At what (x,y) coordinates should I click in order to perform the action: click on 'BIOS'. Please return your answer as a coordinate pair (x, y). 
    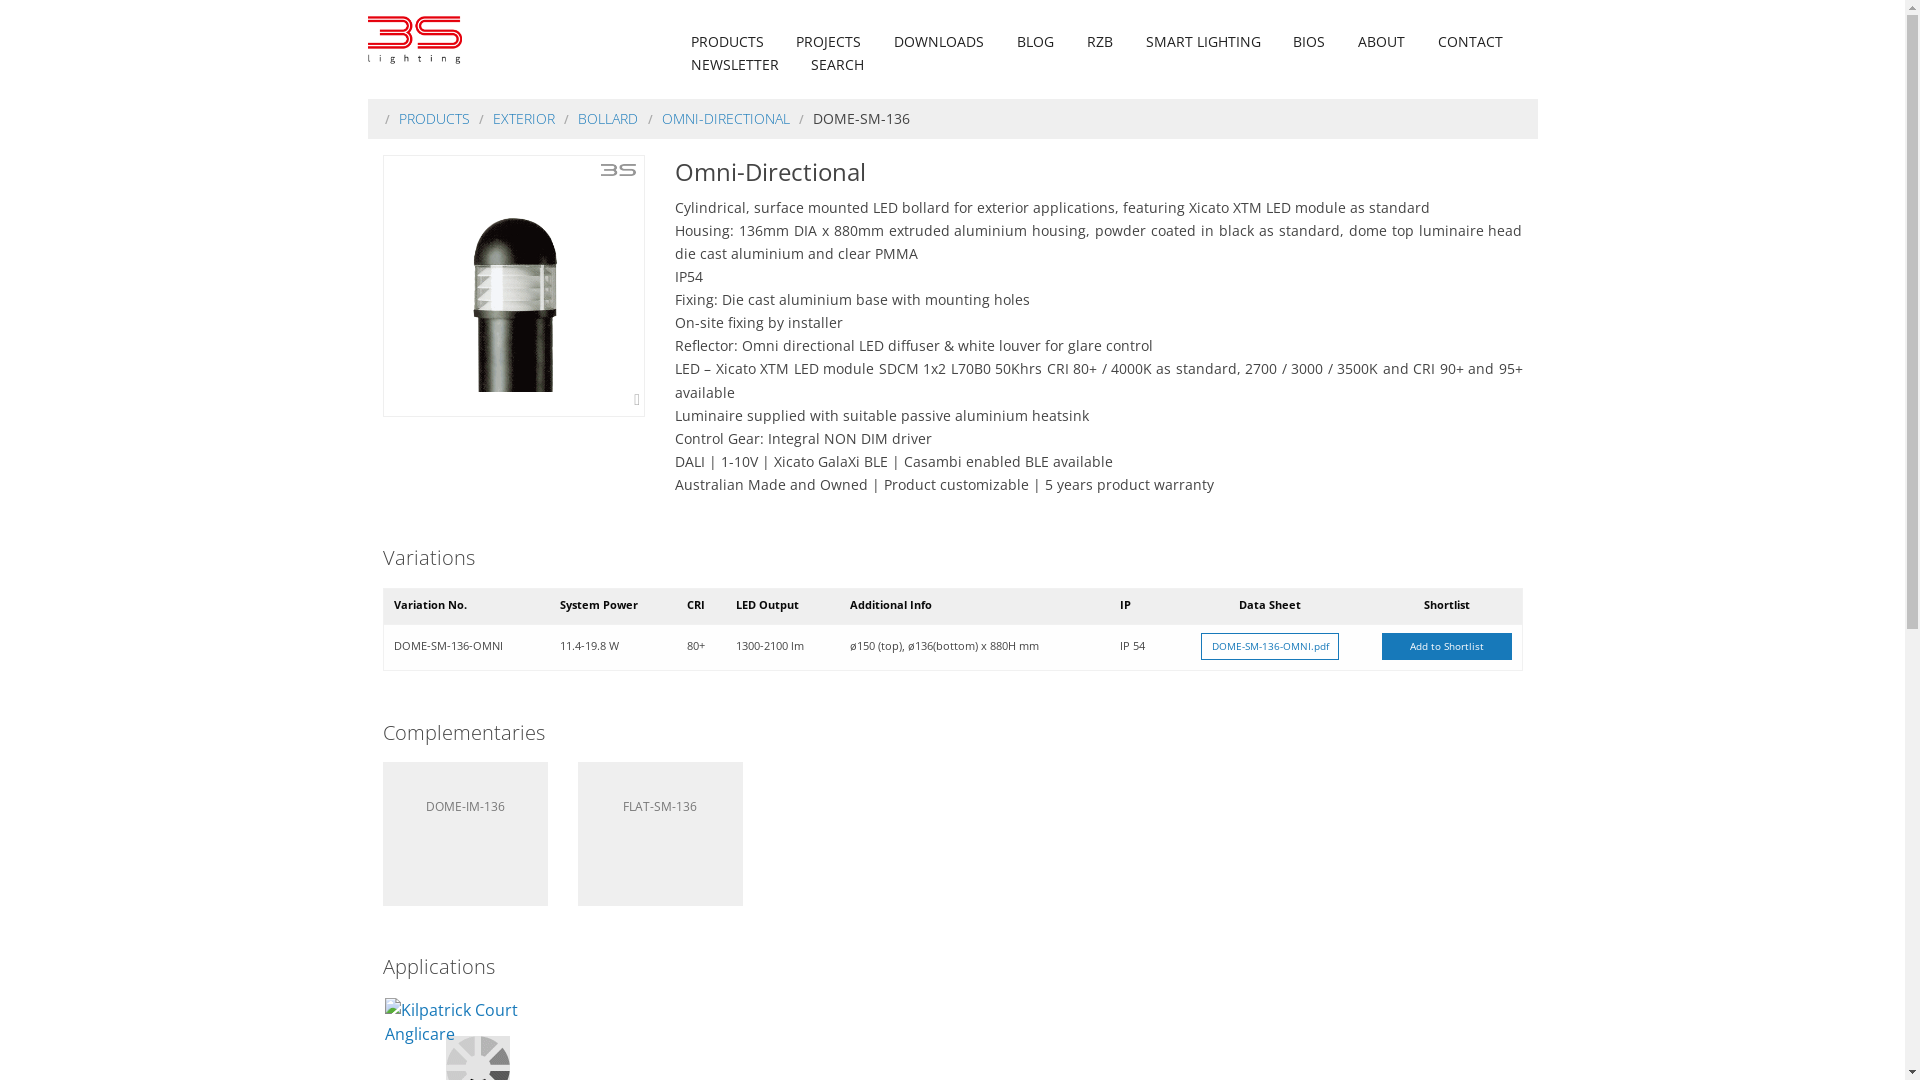
    Looking at the image, I should click on (1309, 41).